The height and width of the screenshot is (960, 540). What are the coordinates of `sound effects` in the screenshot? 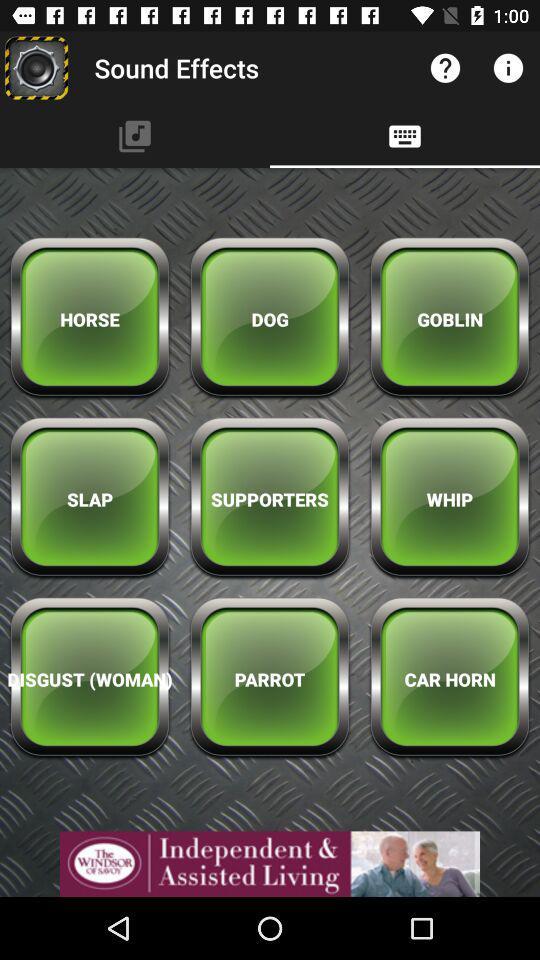 It's located at (36, 68).